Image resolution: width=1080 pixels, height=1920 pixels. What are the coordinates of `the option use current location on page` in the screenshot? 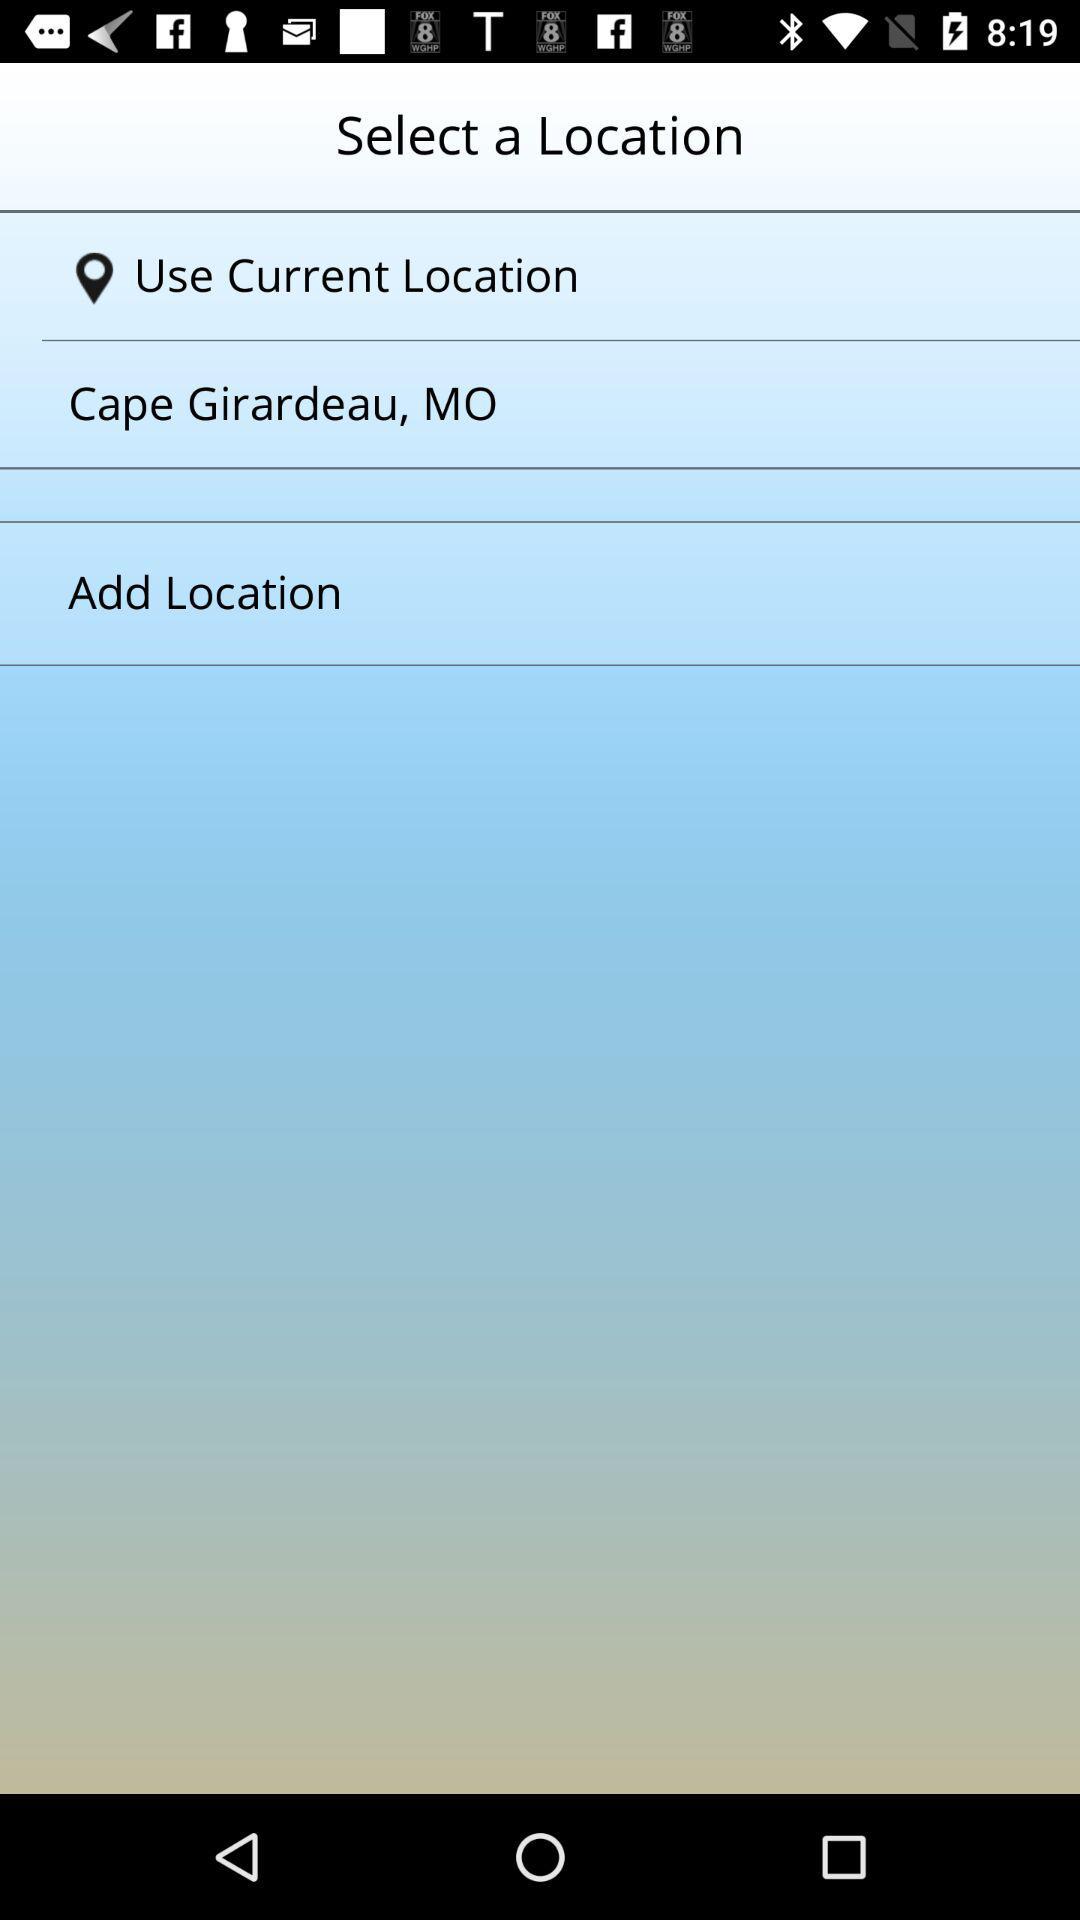 It's located at (547, 275).